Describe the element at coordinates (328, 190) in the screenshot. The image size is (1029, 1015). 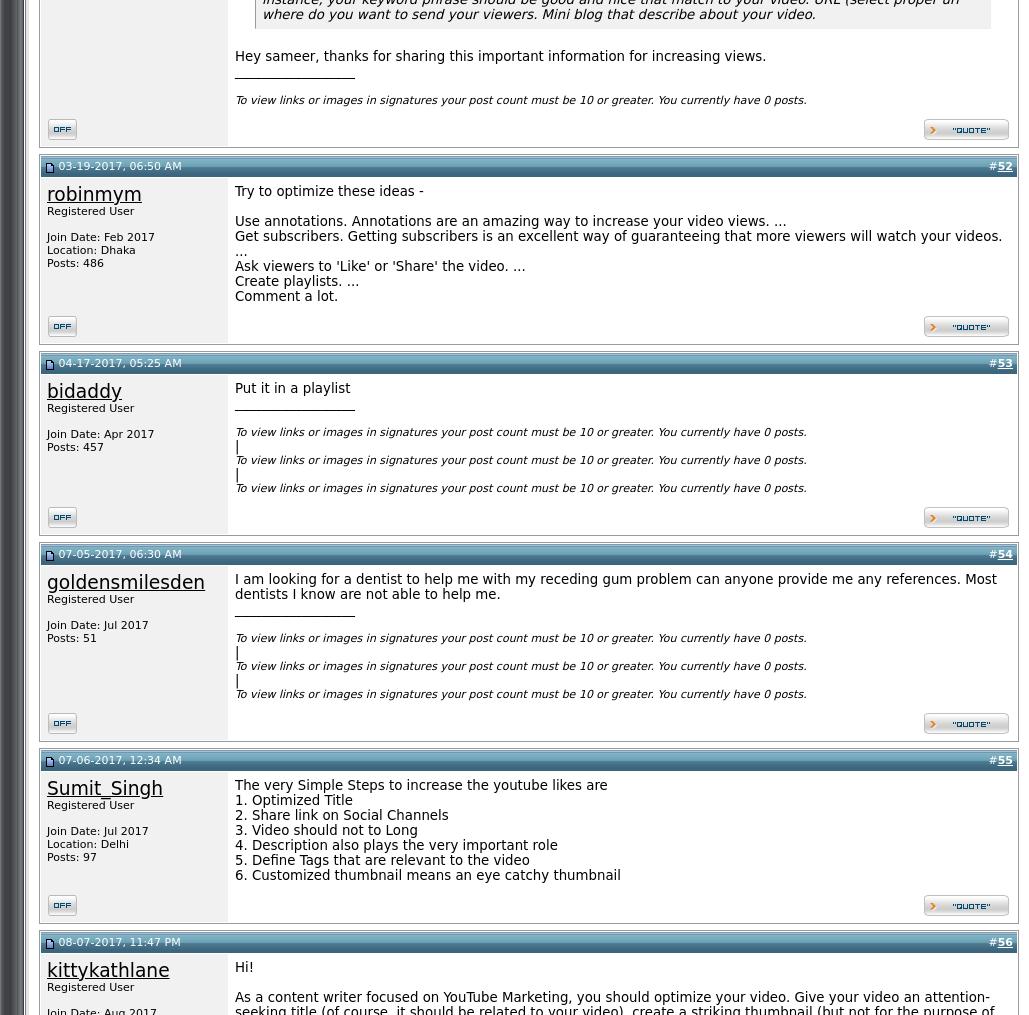
I see `'Try to optimize these ideas -'` at that location.